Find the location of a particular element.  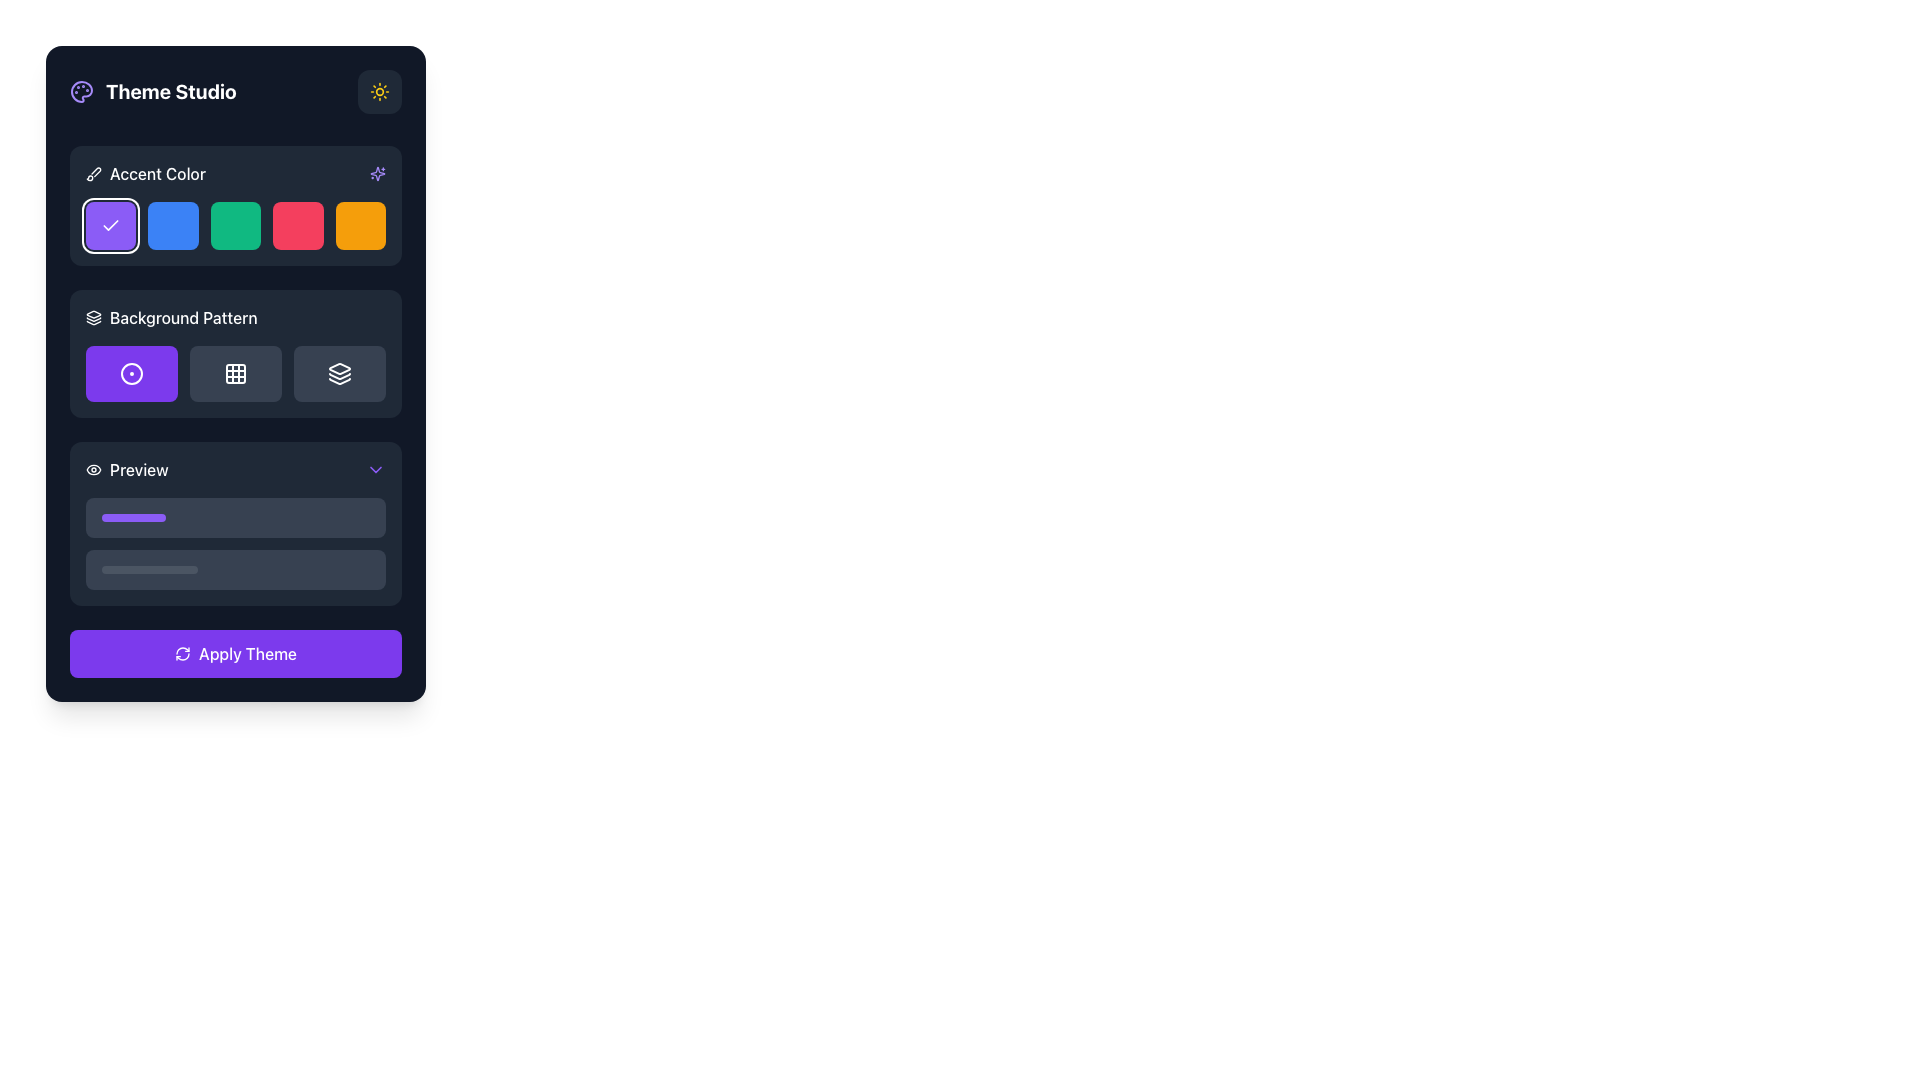

the third rounded rectangular button with a green background in the 'Accent Color' section is located at coordinates (235, 225).